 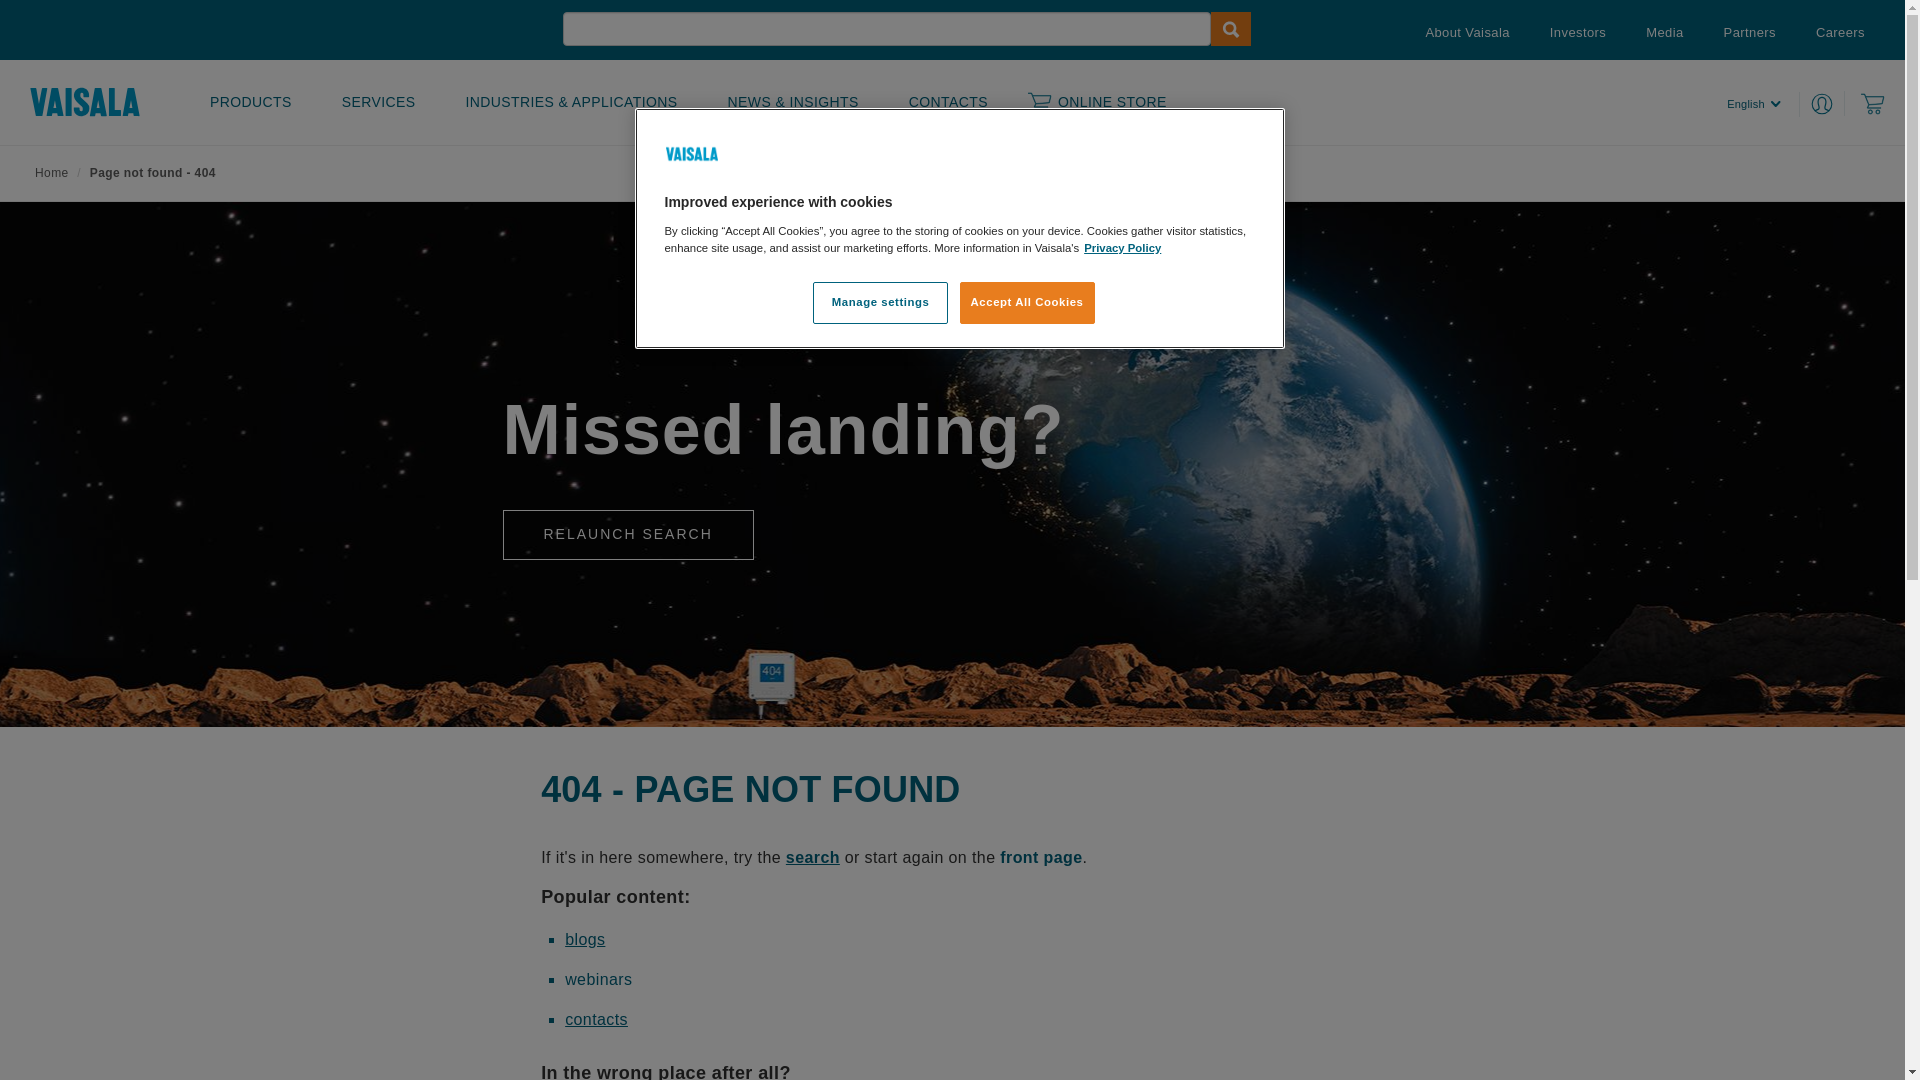 What do you see at coordinates (1122, 246) in the screenshot?
I see `'Privacy Policy'` at bounding box center [1122, 246].